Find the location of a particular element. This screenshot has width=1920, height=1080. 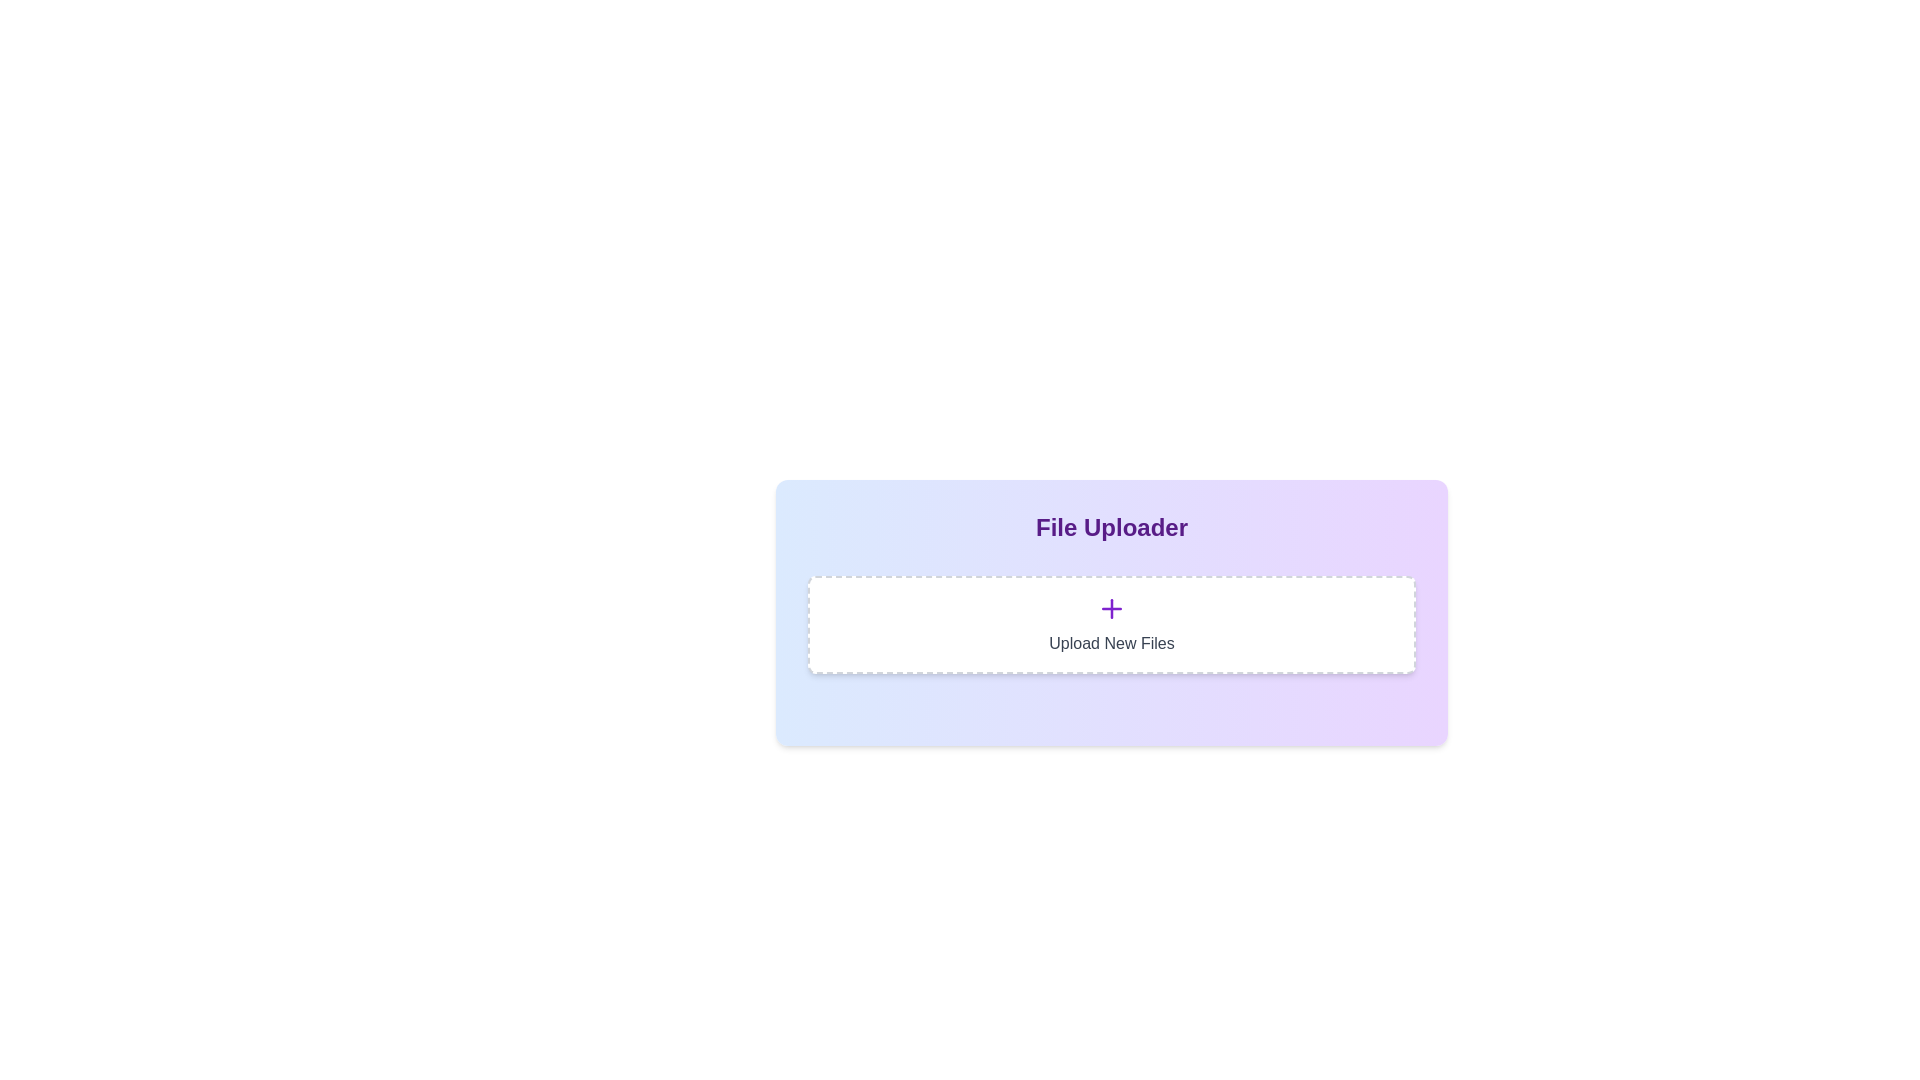

the button with a white background and gray dashed border labeled 'Upload New Files' is located at coordinates (1111, 623).